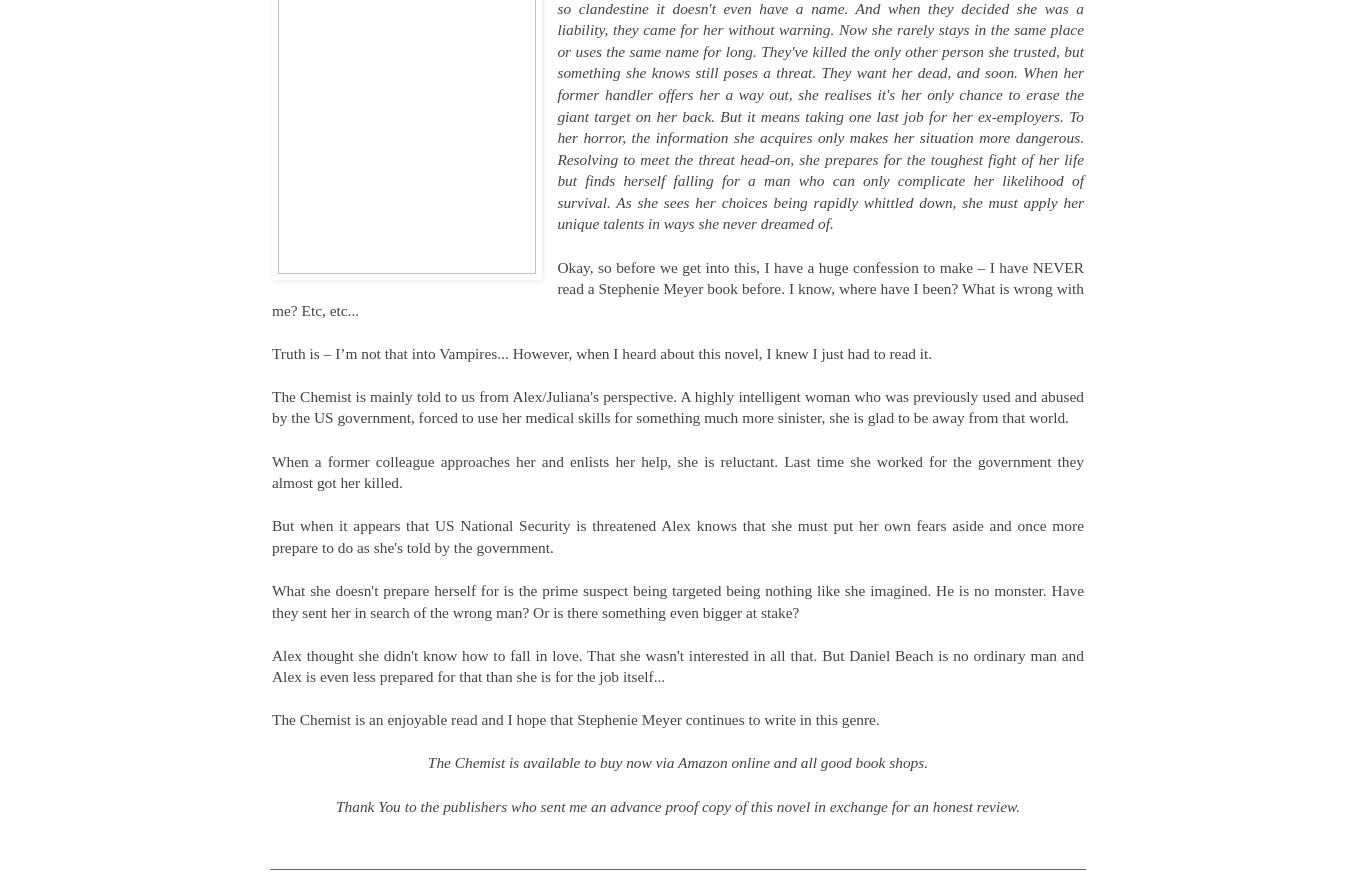 Image resolution: width=1348 pixels, height=887 pixels. I want to click on 'The Chemist is available to buy now via', so click(426, 761).